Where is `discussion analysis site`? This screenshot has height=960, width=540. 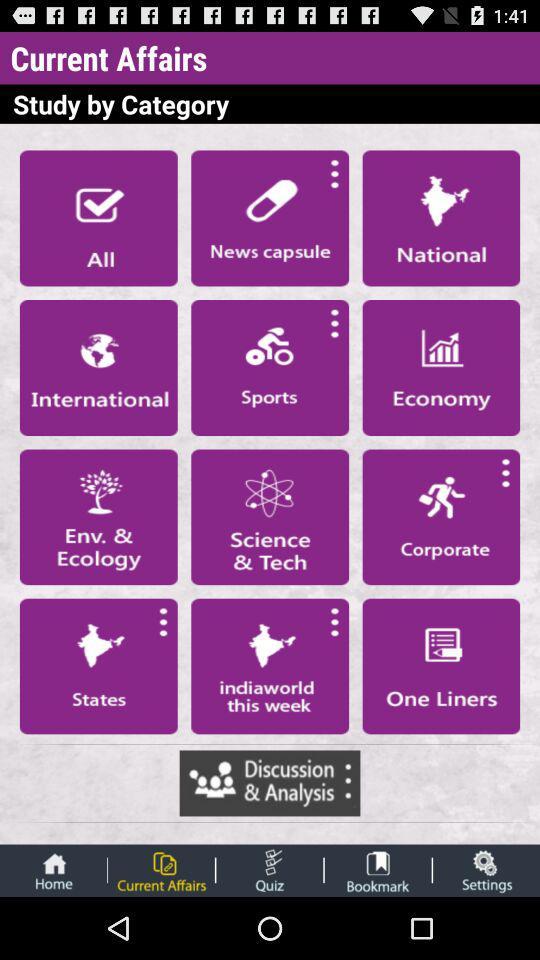 discussion analysis site is located at coordinates (270, 783).